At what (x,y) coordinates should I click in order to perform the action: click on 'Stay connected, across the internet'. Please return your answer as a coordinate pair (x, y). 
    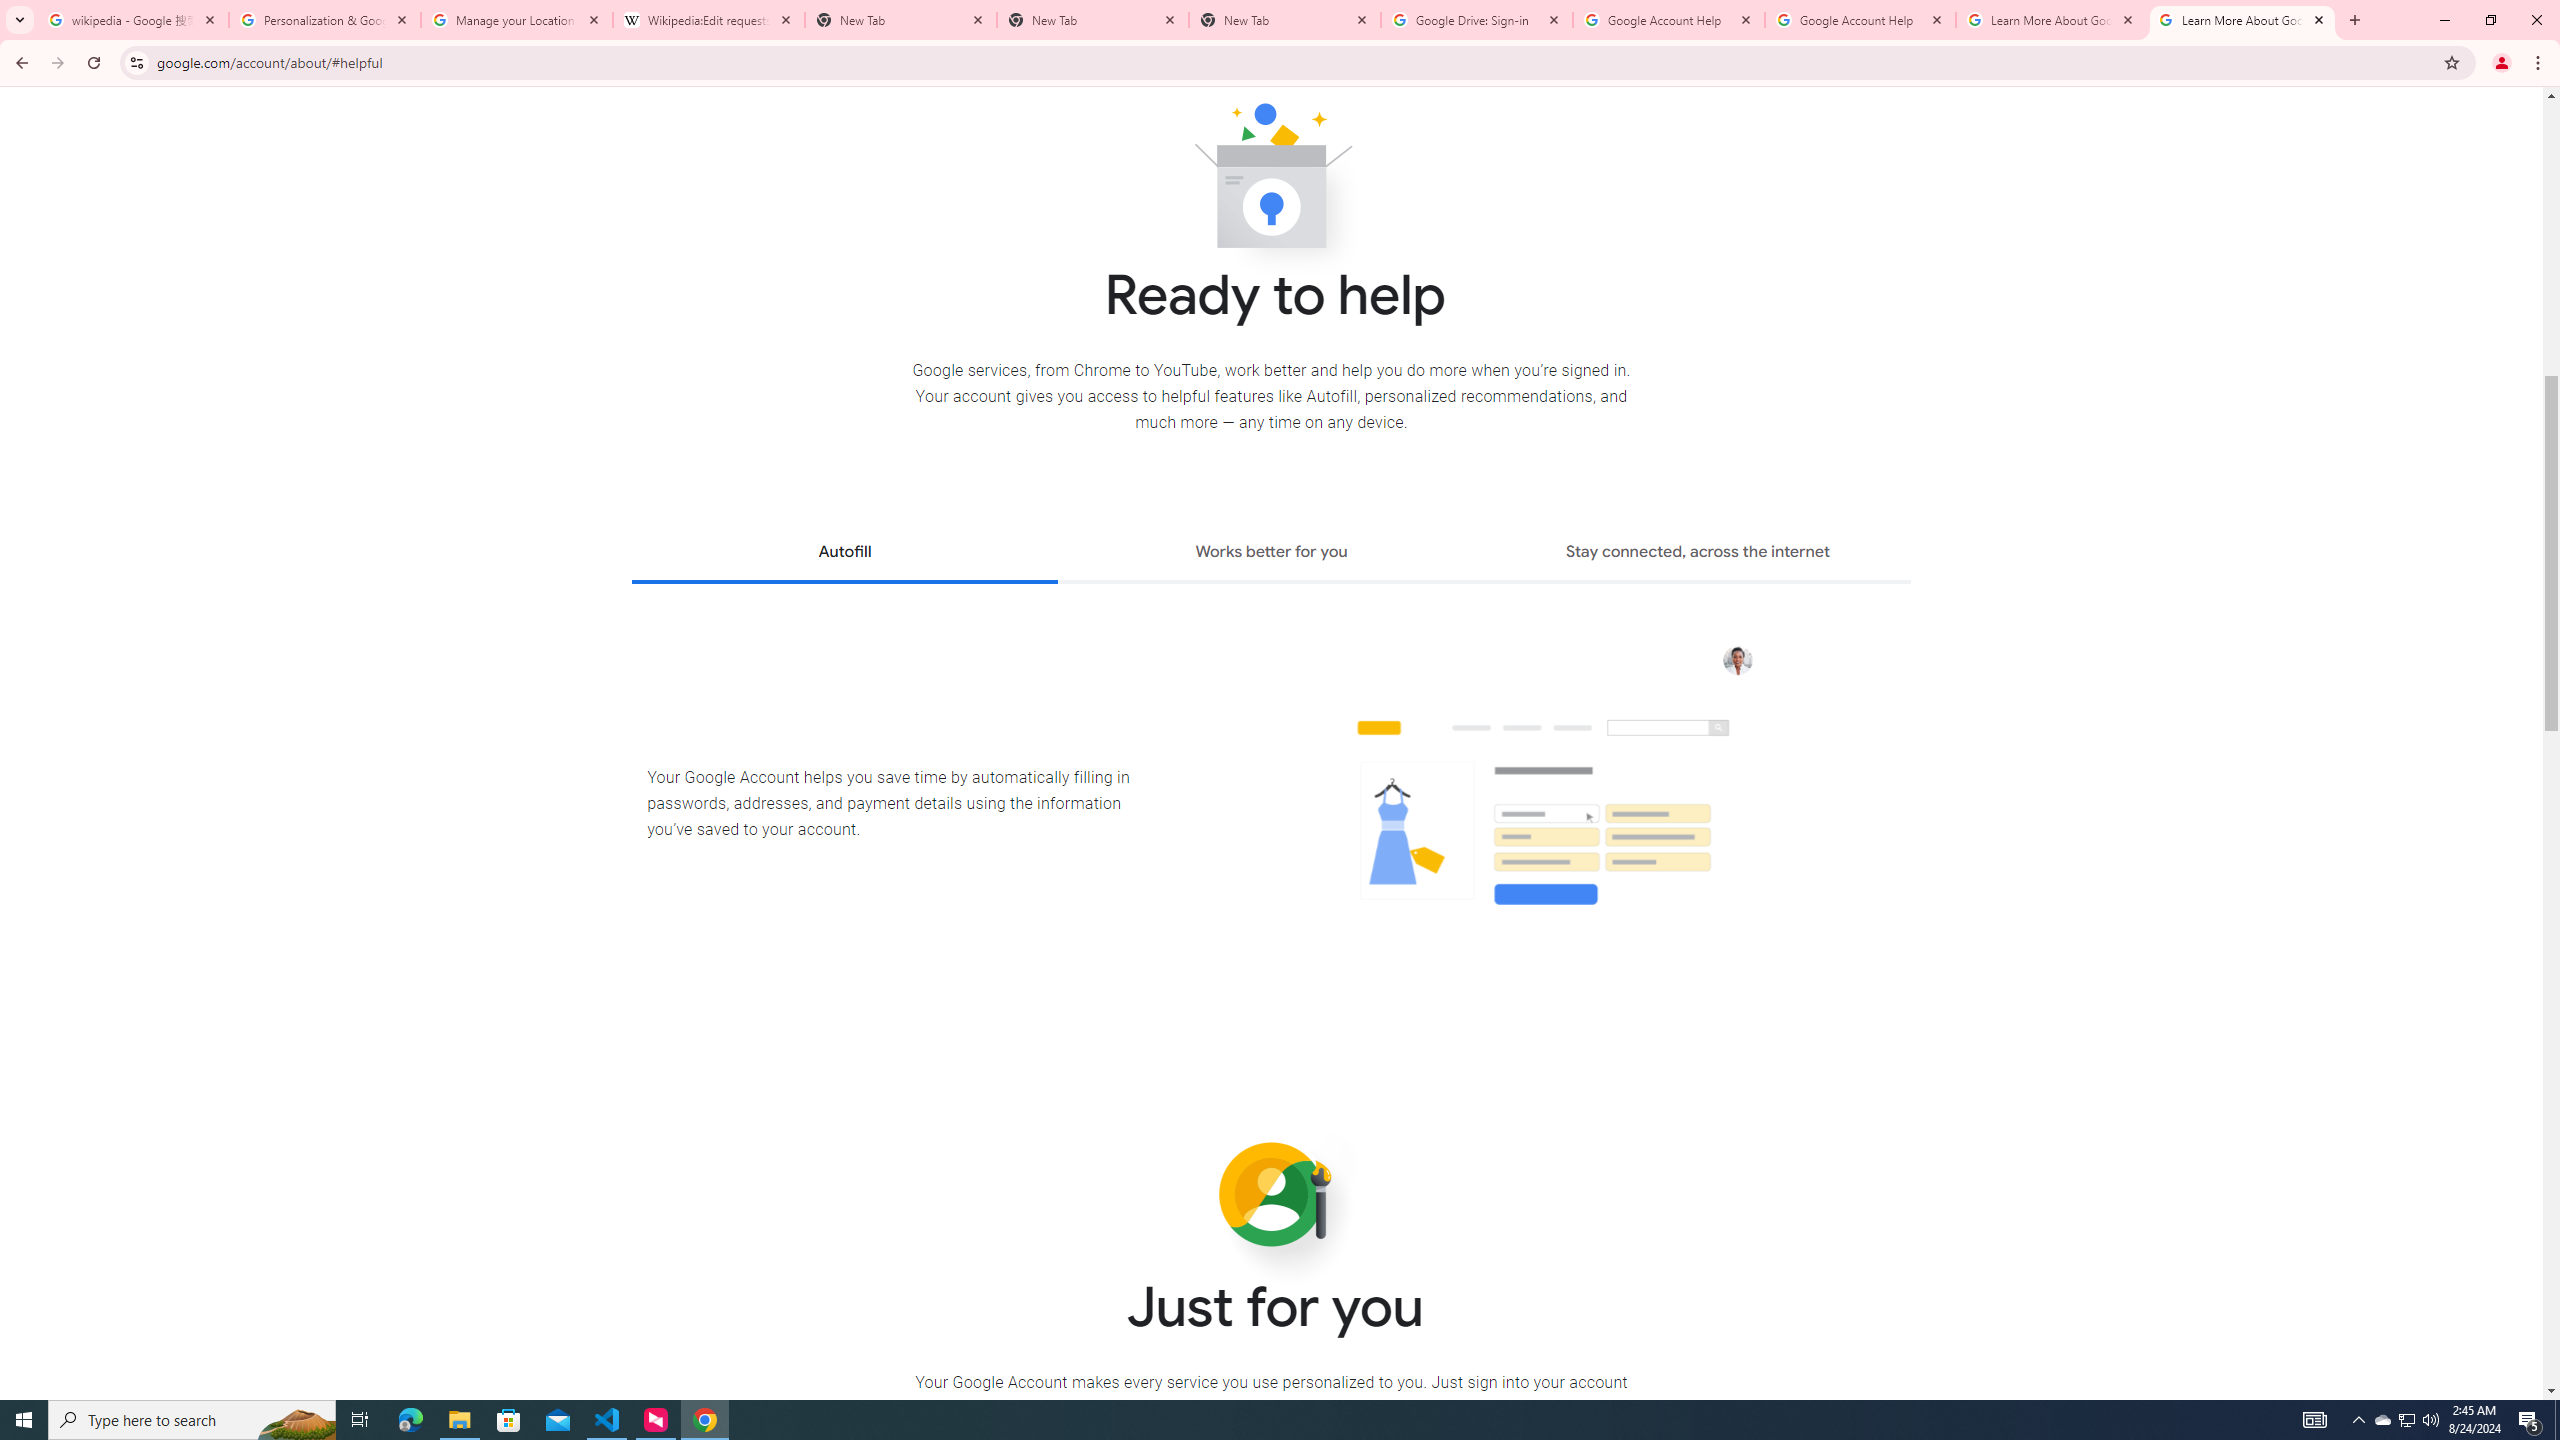
    Looking at the image, I should click on (1697, 554).